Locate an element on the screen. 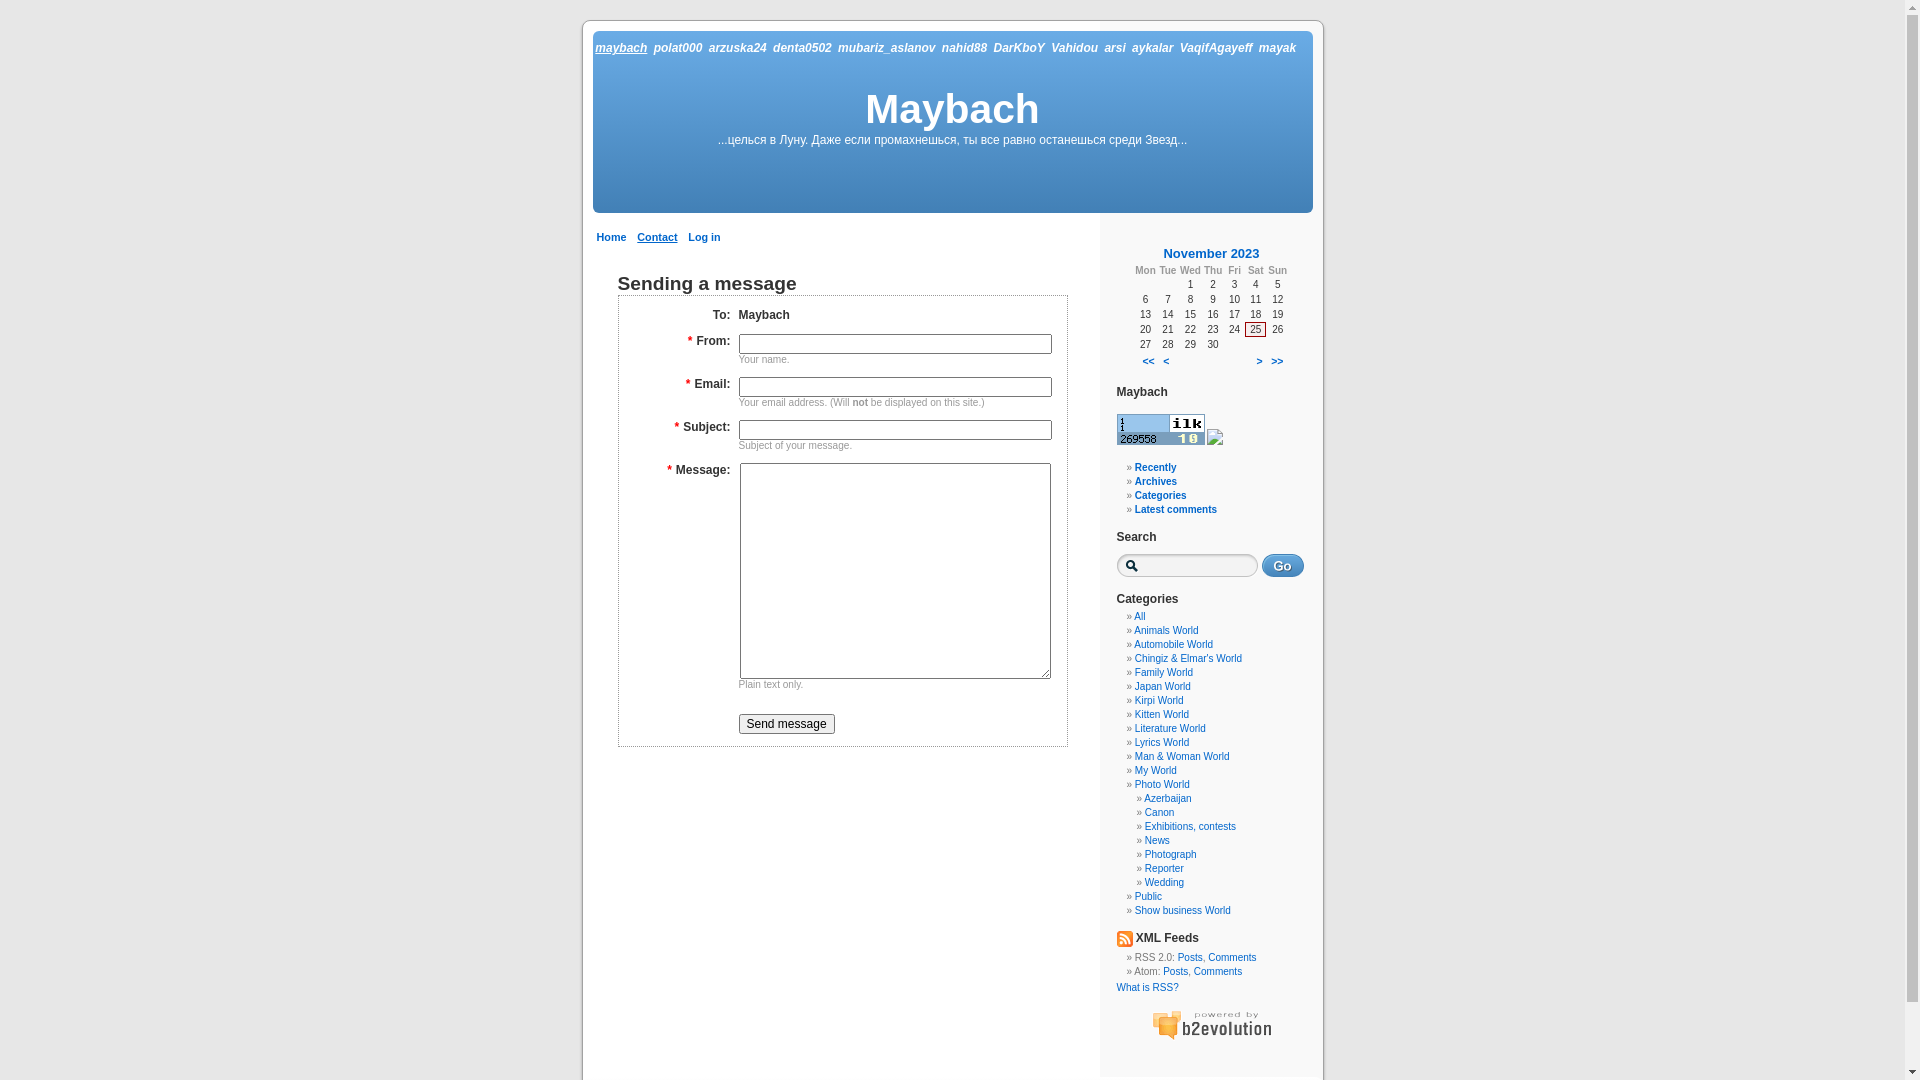 This screenshot has width=1920, height=1080. 'mayak' is located at coordinates (1276, 46).